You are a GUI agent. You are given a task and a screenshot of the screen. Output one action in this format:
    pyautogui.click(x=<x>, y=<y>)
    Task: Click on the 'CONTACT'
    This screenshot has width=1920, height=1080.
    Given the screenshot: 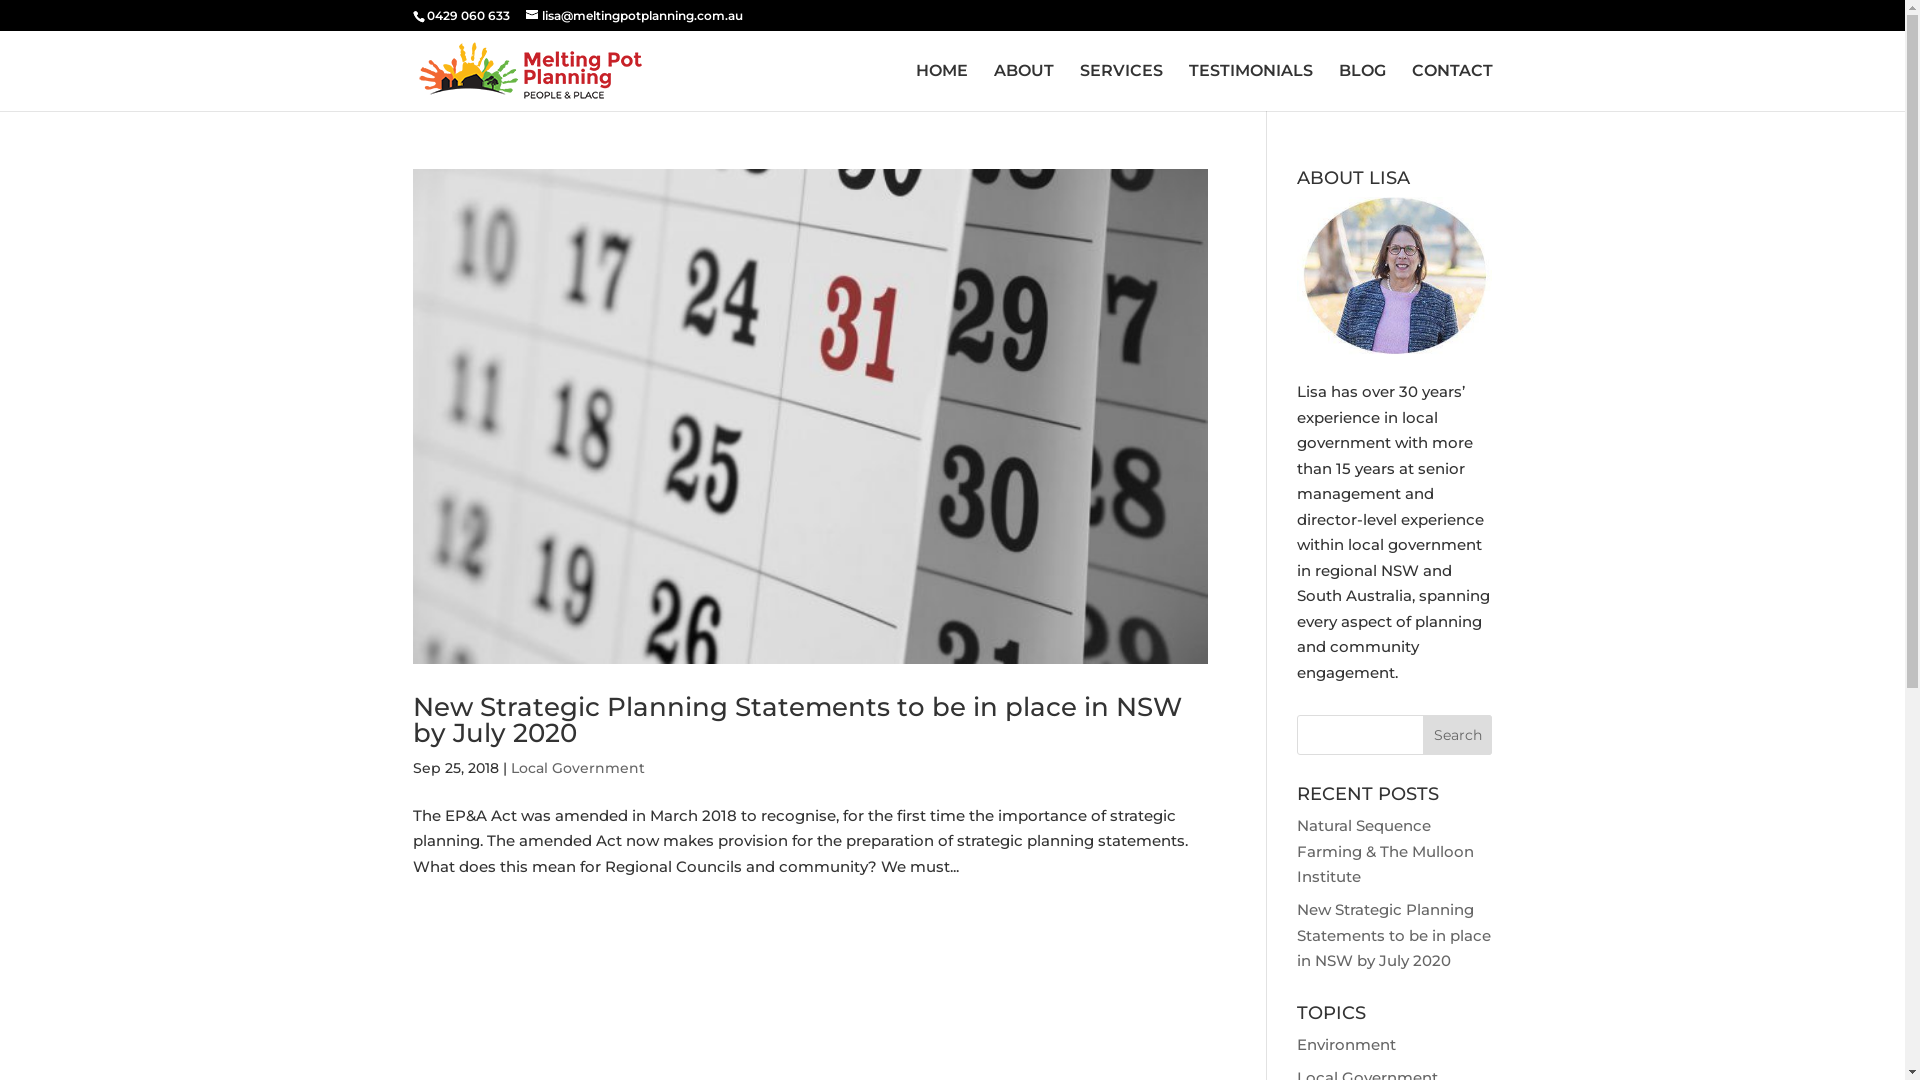 What is the action you would take?
    pyautogui.click(x=1410, y=86)
    